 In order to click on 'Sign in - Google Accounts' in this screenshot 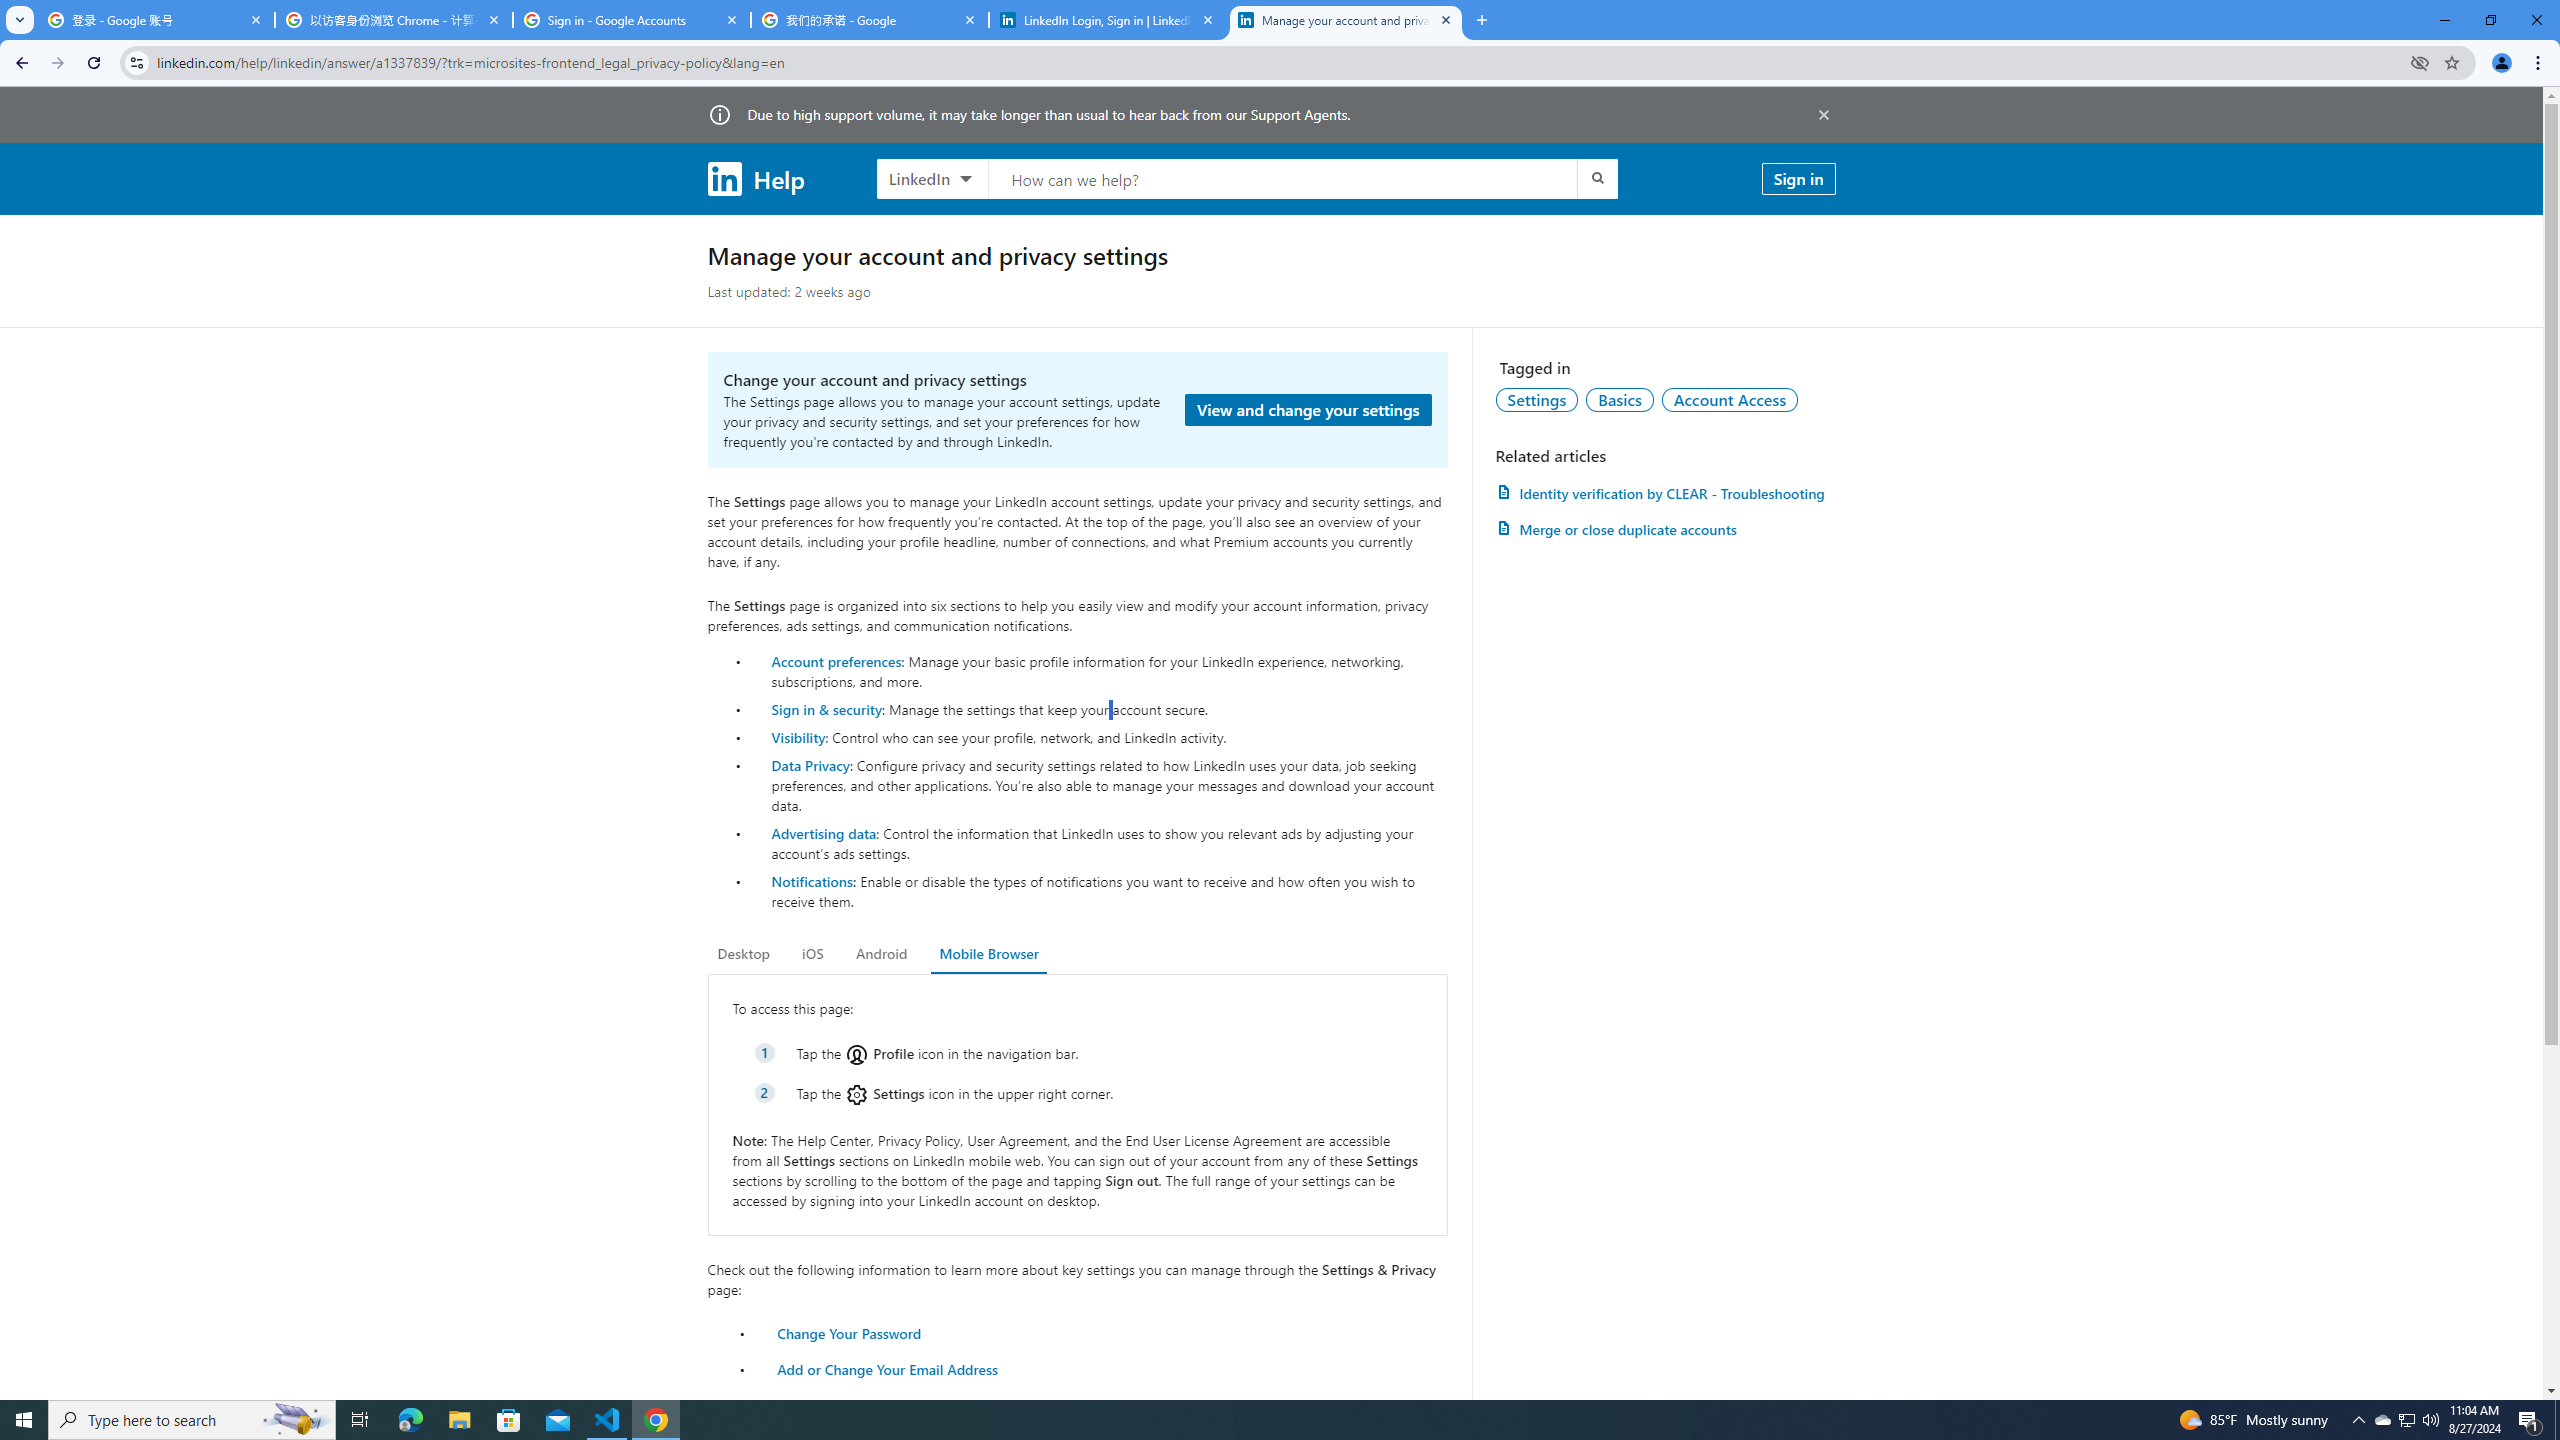, I will do `click(631, 19)`.